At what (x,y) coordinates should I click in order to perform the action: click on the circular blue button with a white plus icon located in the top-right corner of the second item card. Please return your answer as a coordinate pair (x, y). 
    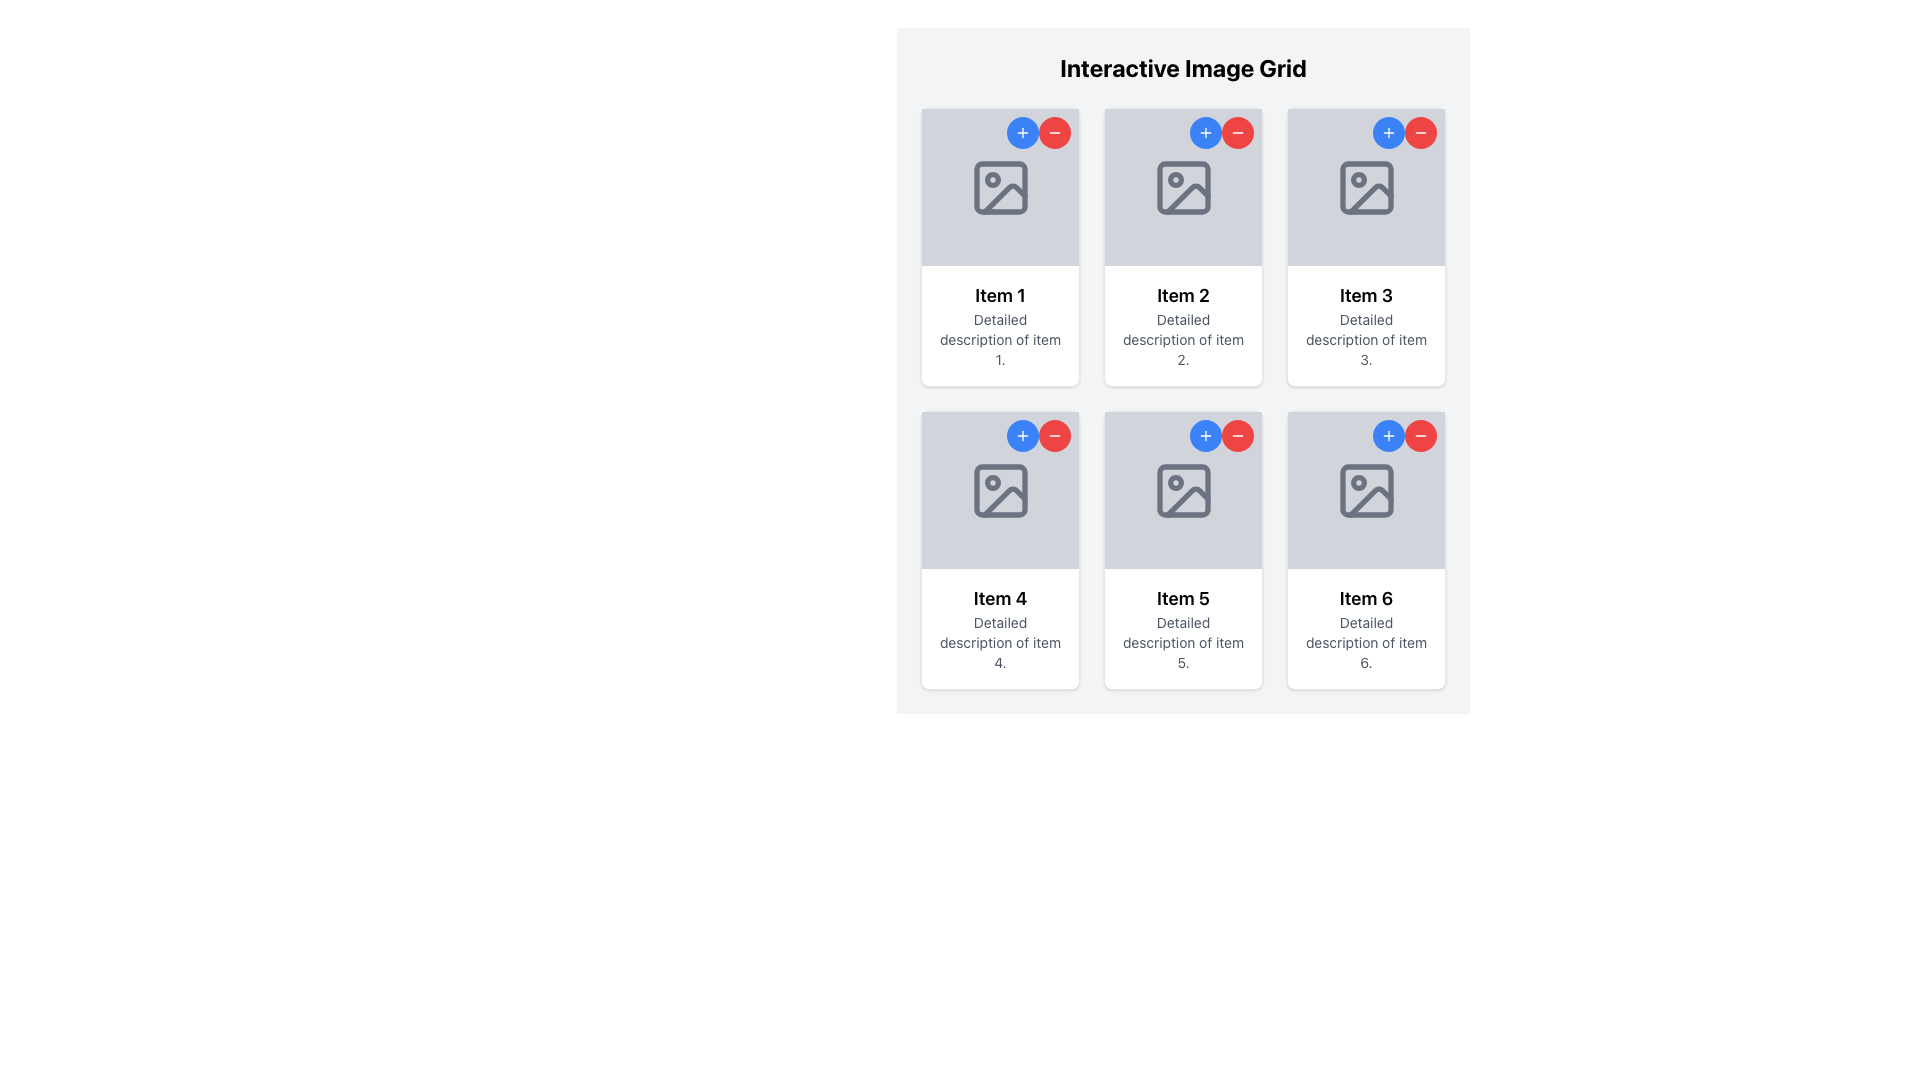
    Looking at the image, I should click on (1204, 132).